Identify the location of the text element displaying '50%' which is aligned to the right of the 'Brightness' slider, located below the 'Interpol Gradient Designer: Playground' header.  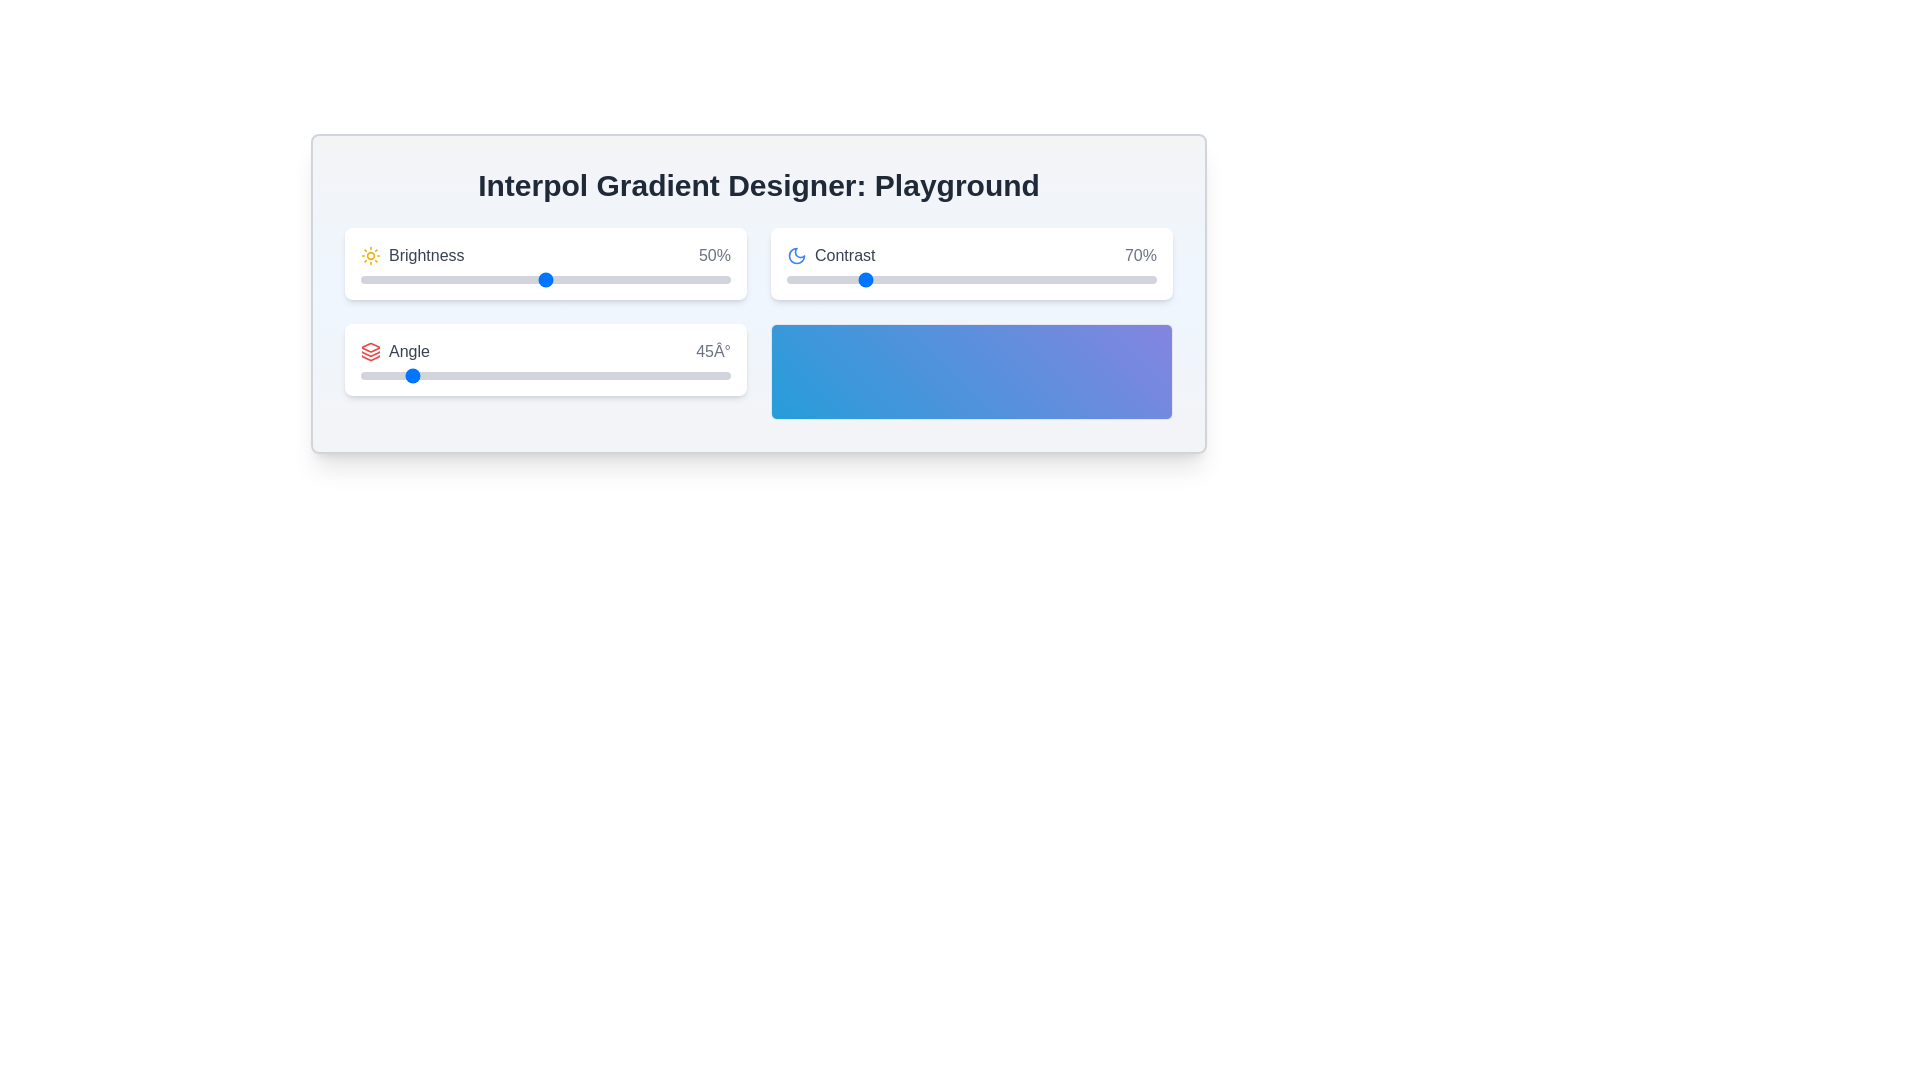
(715, 254).